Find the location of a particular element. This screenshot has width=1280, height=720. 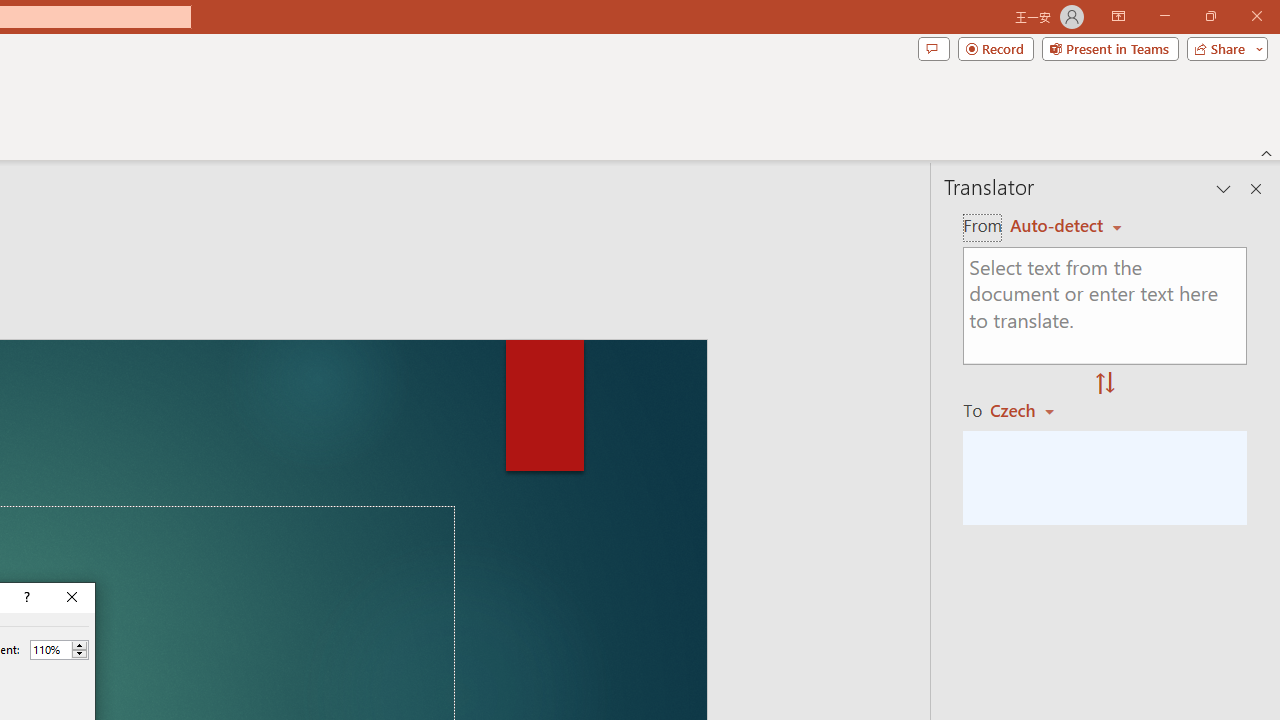

'Auto-detect' is located at coordinates (1065, 225).